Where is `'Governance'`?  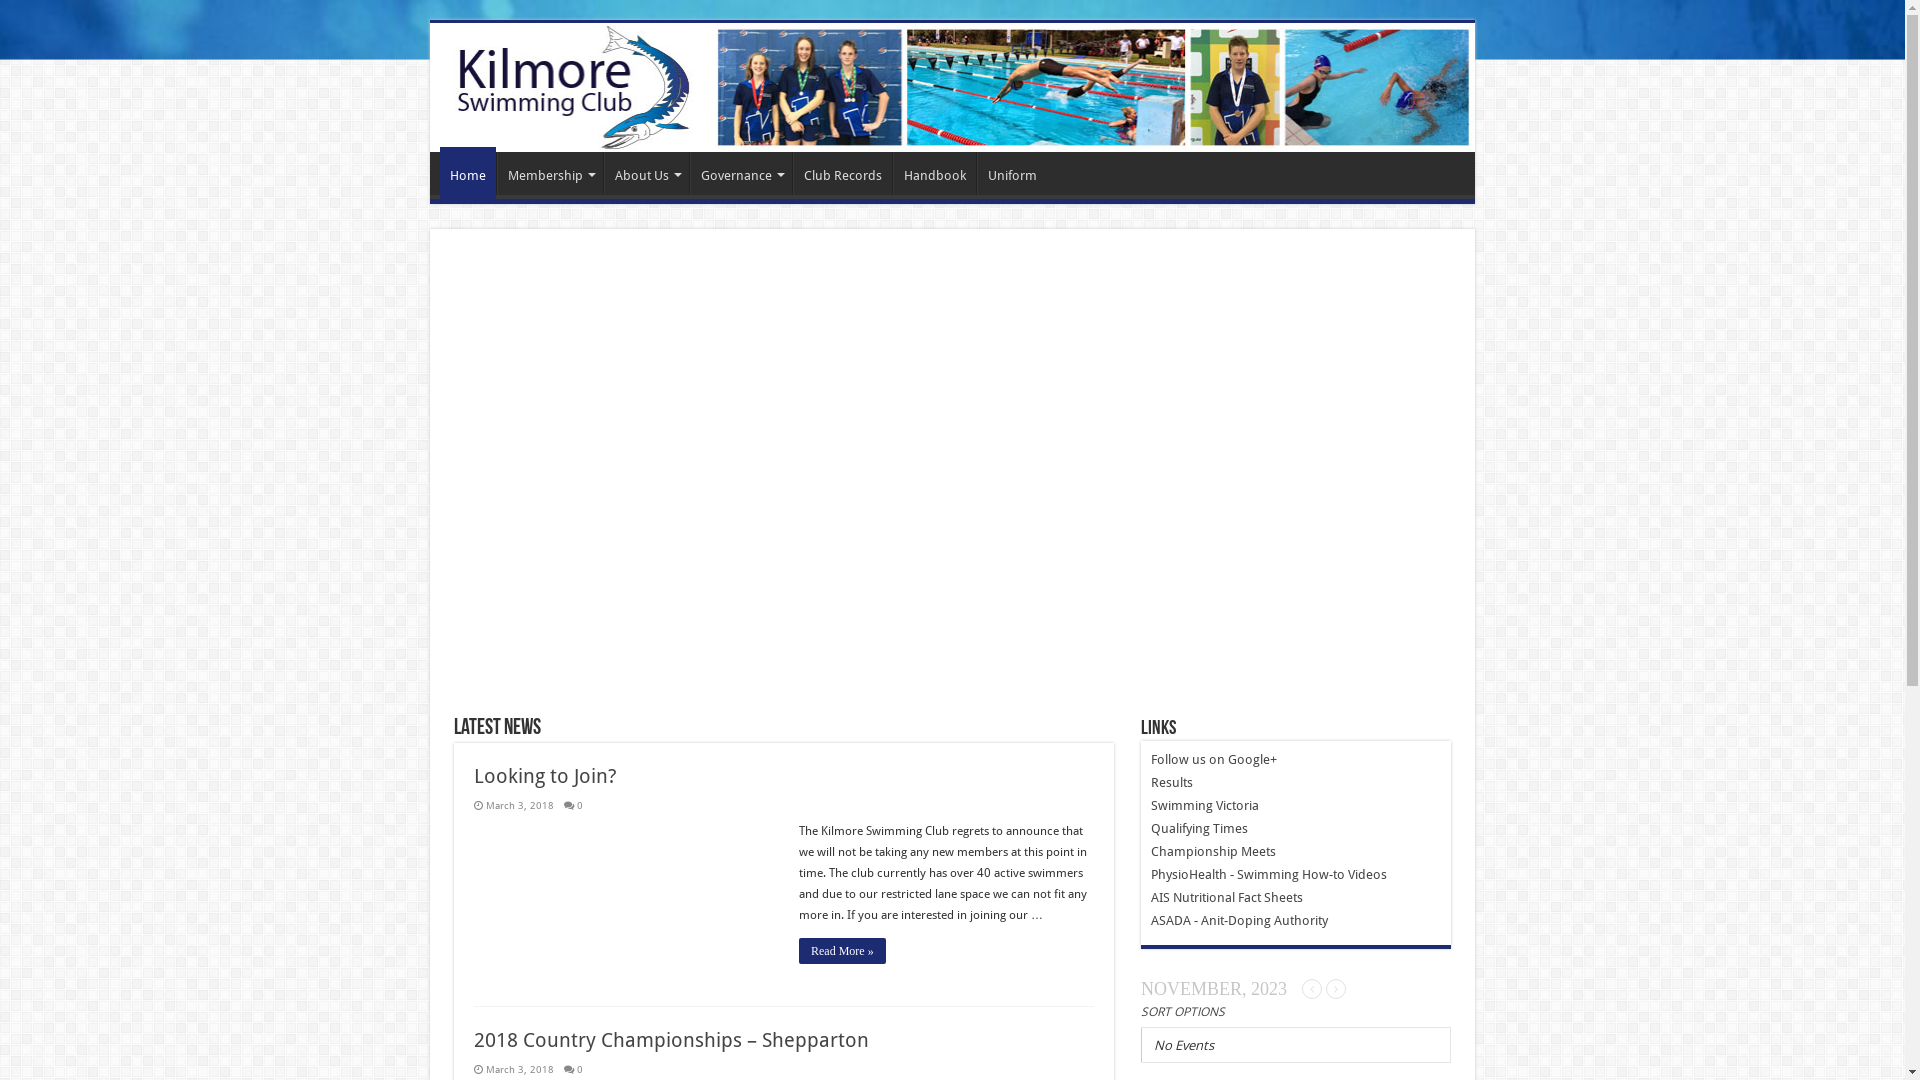
'Governance' is located at coordinates (739, 172).